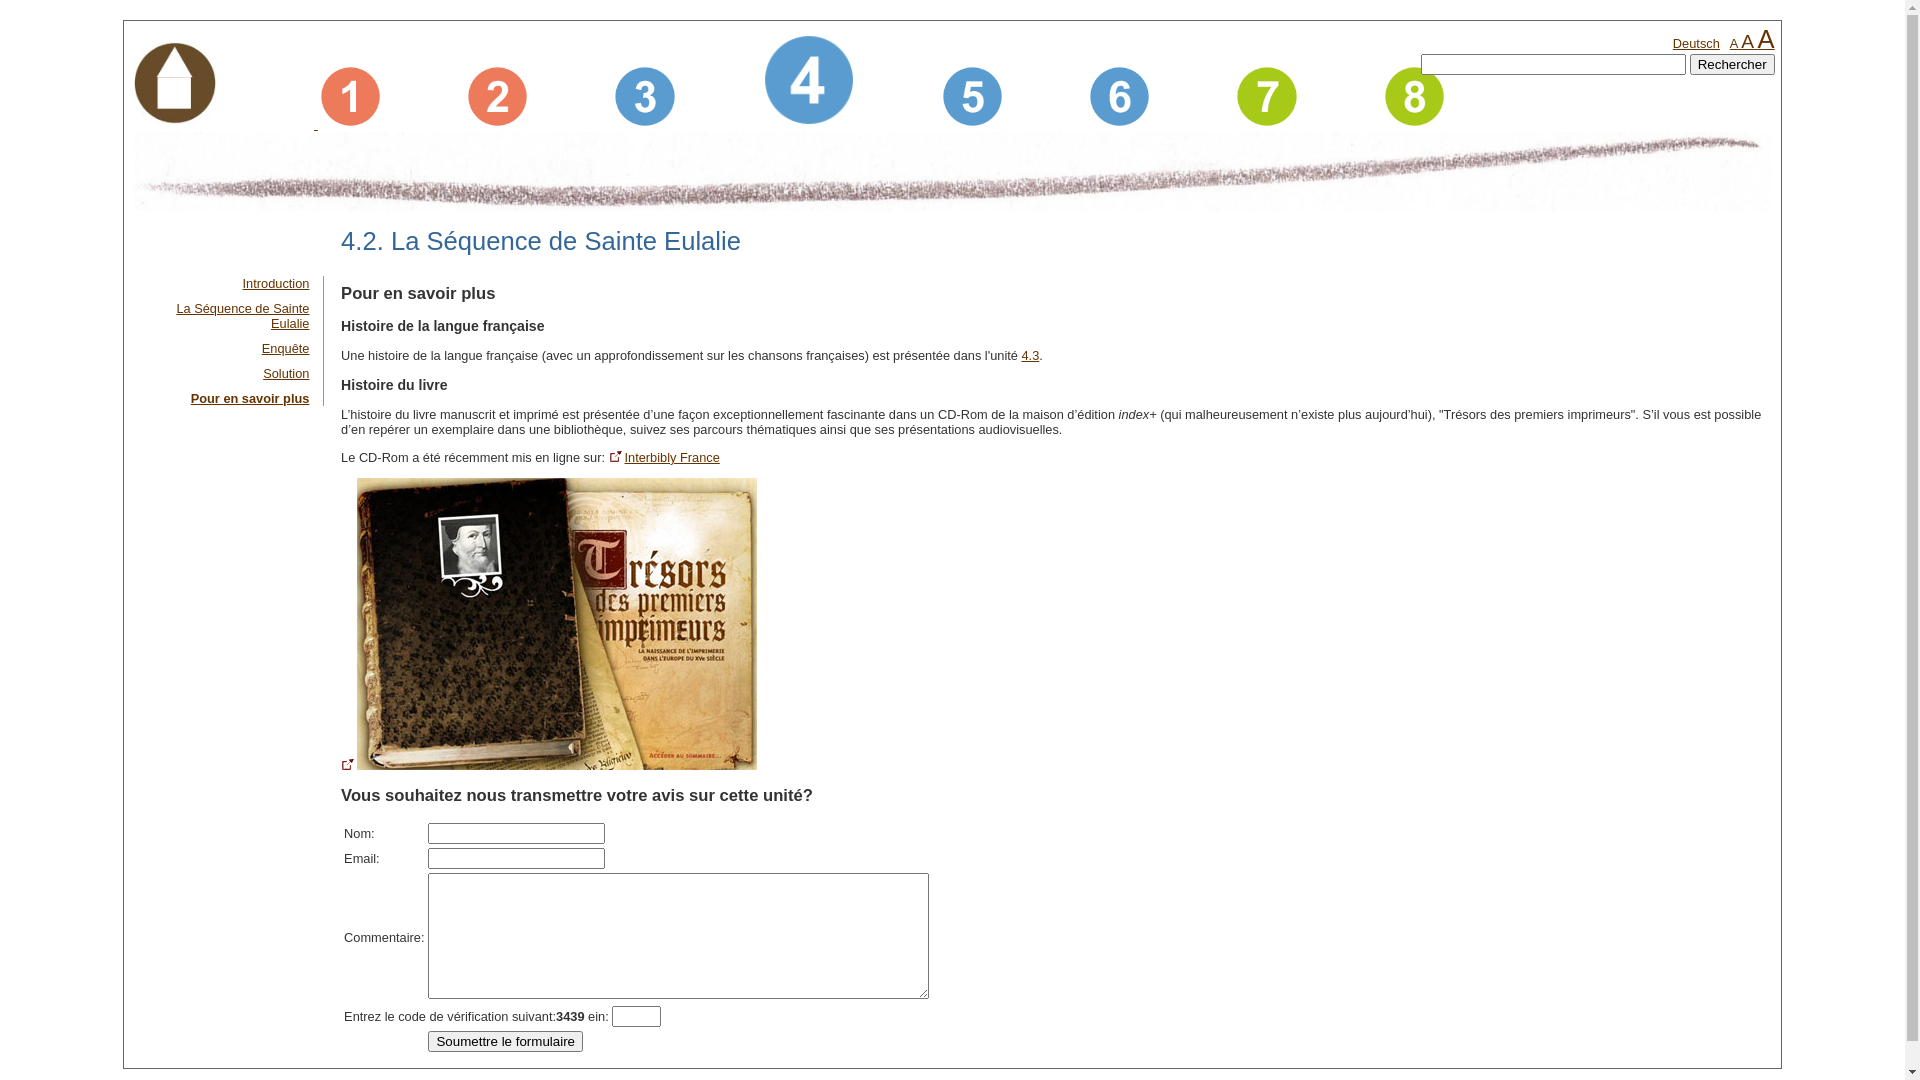 Image resolution: width=1920 pixels, height=1080 pixels. I want to click on '4.3', so click(1030, 354).